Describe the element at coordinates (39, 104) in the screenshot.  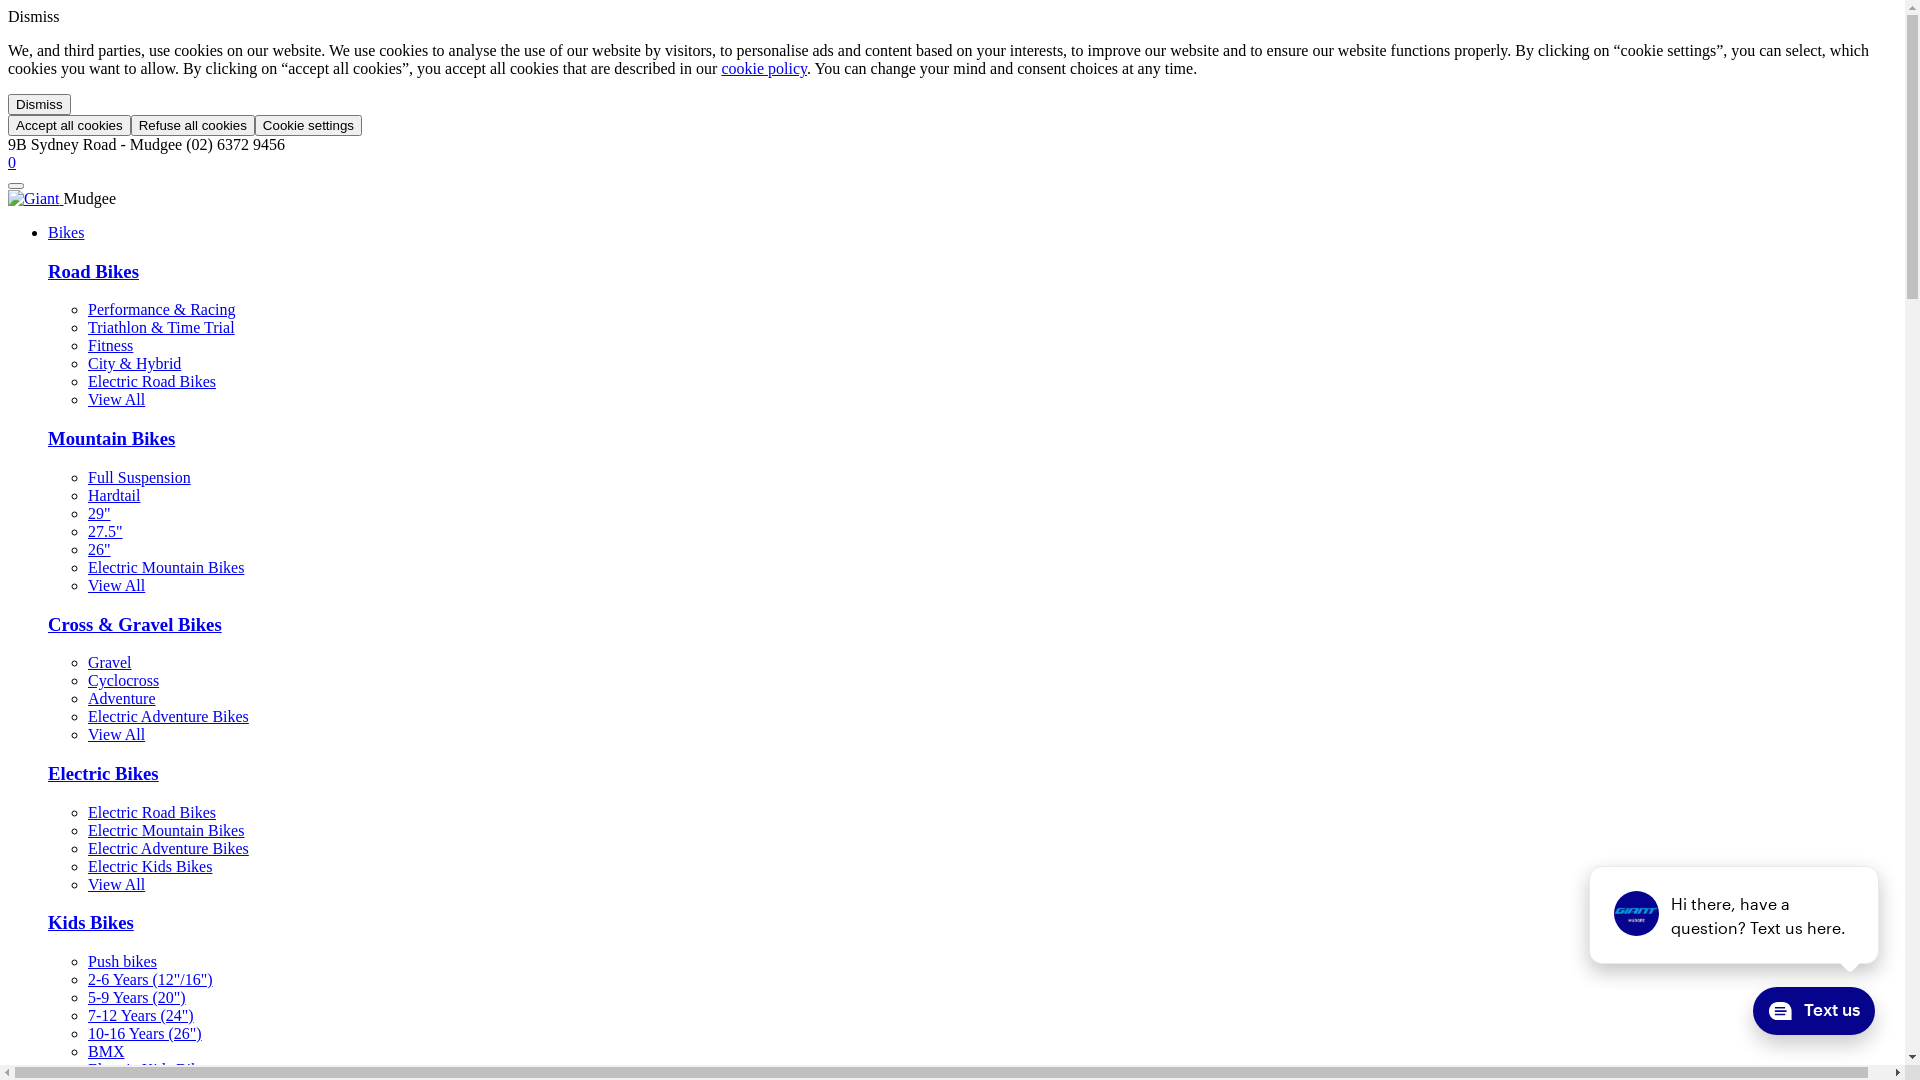
I see `'Dismiss'` at that location.